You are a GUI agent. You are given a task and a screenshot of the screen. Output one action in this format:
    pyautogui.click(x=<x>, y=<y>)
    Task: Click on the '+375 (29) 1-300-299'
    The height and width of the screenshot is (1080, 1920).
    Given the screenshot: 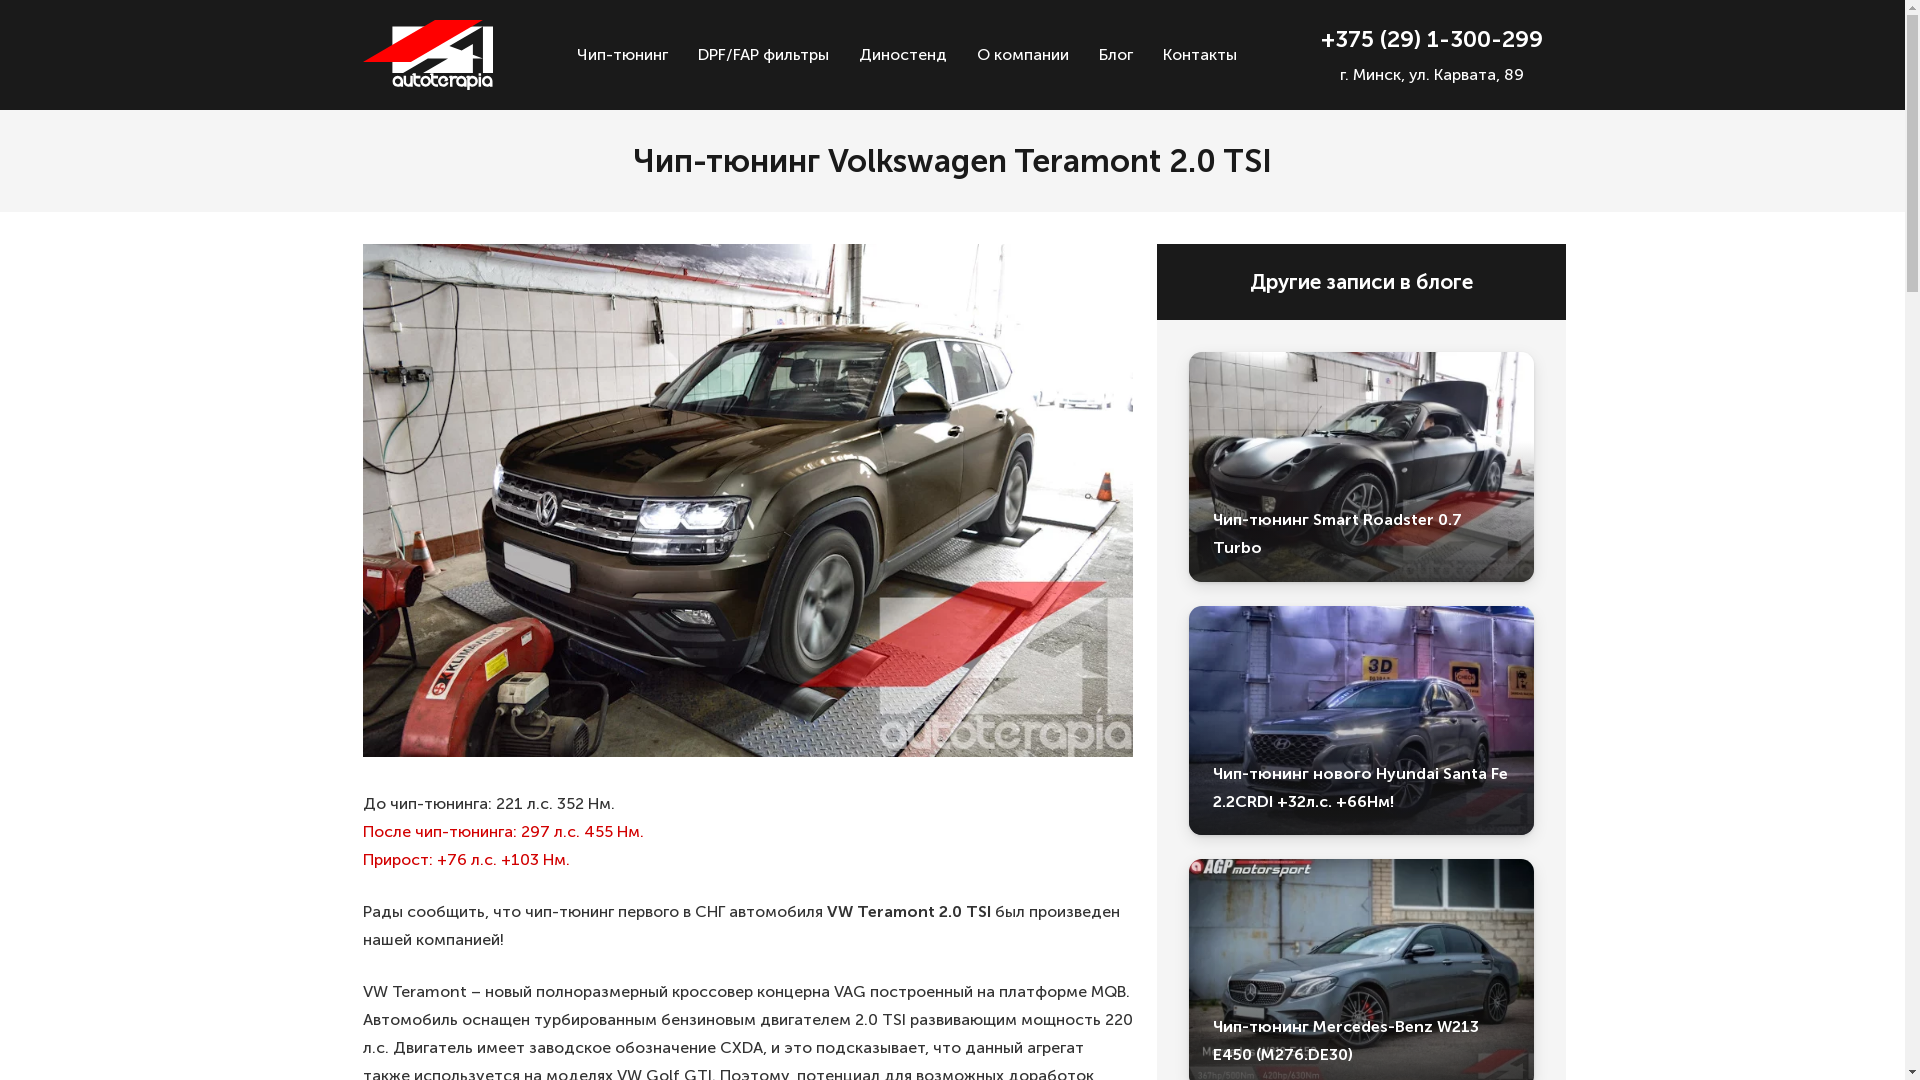 What is the action you would take?
    pyautogui.click(x=1430, y=38)
    